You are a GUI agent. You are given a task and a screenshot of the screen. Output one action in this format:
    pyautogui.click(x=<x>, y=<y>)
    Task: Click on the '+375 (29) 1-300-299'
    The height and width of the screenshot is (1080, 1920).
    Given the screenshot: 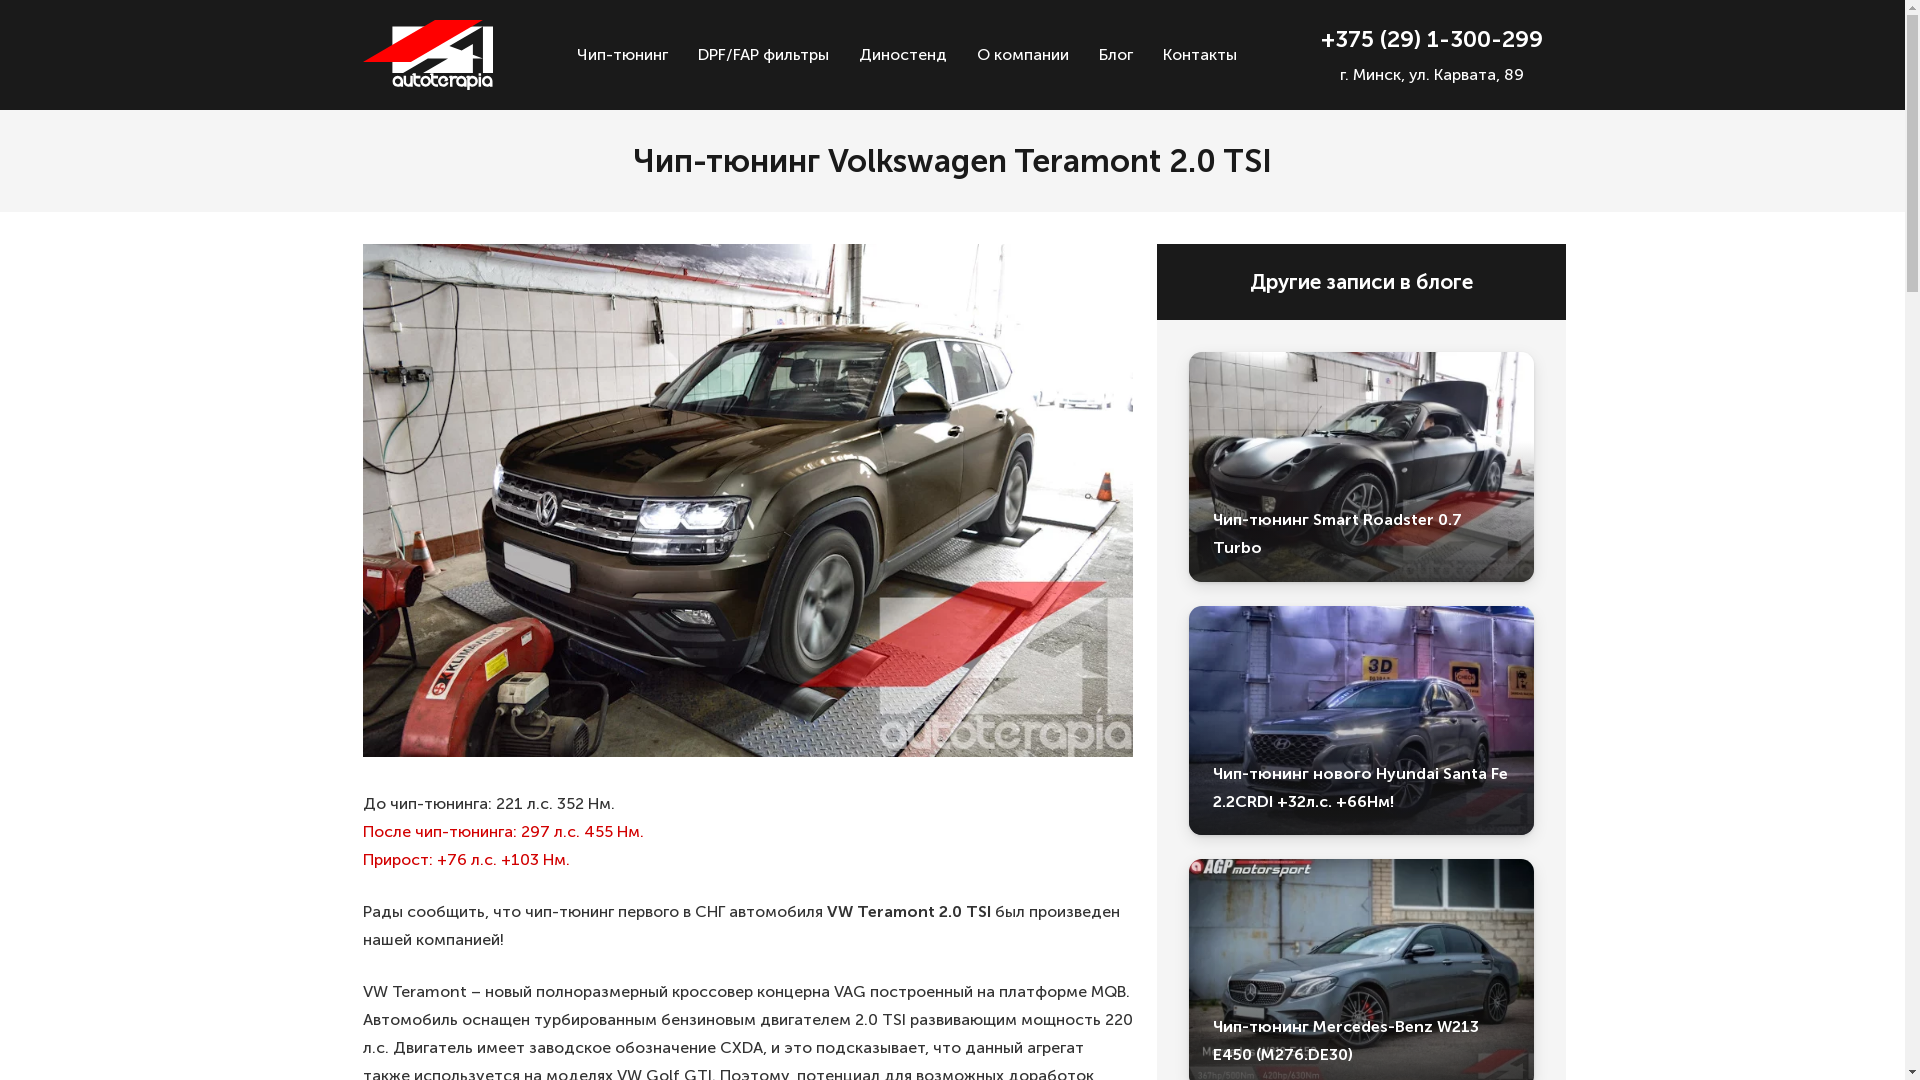 What is the action you would take?
    pyautogui.click(x=1430, y=38)
    